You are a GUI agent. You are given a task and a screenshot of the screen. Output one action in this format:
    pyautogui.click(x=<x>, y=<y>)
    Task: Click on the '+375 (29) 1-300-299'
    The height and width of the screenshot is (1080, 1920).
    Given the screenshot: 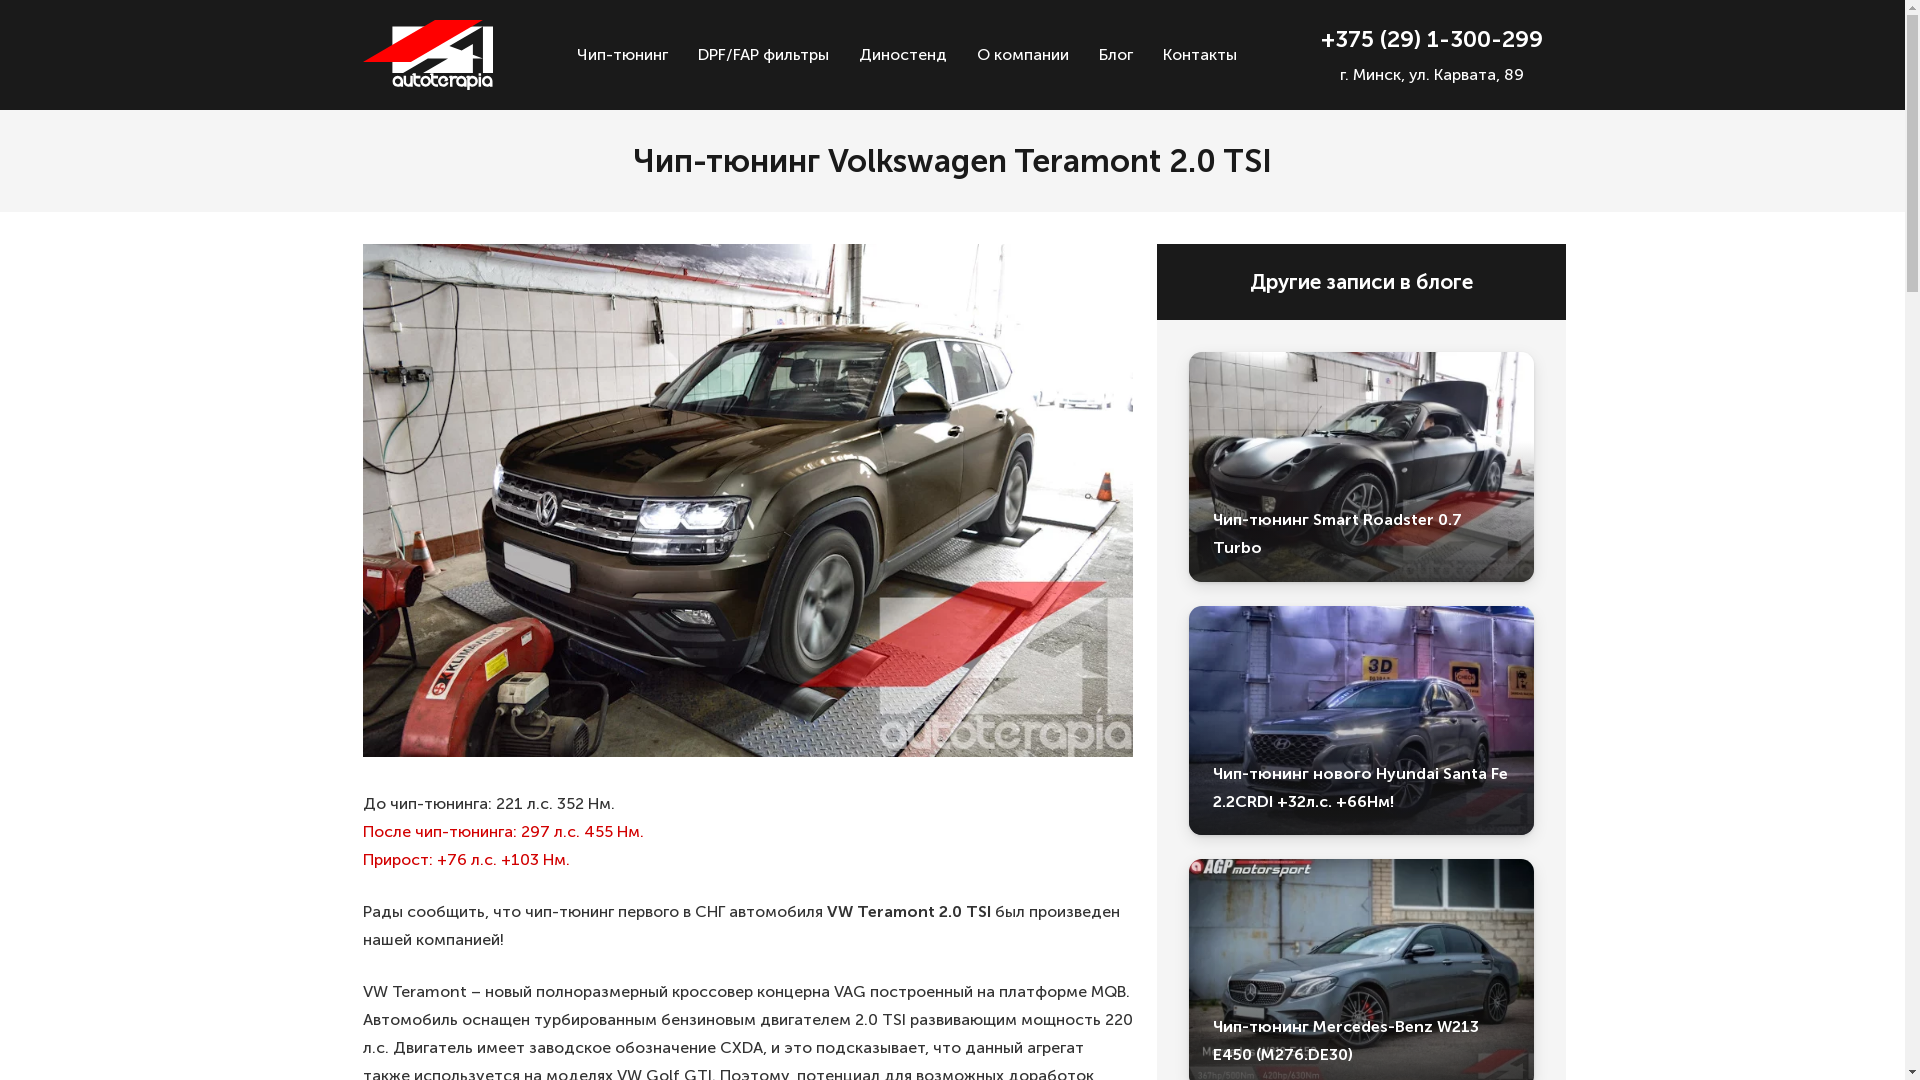 What is the action you would take?
    pyautogui.click(x=1430, y=38)
    